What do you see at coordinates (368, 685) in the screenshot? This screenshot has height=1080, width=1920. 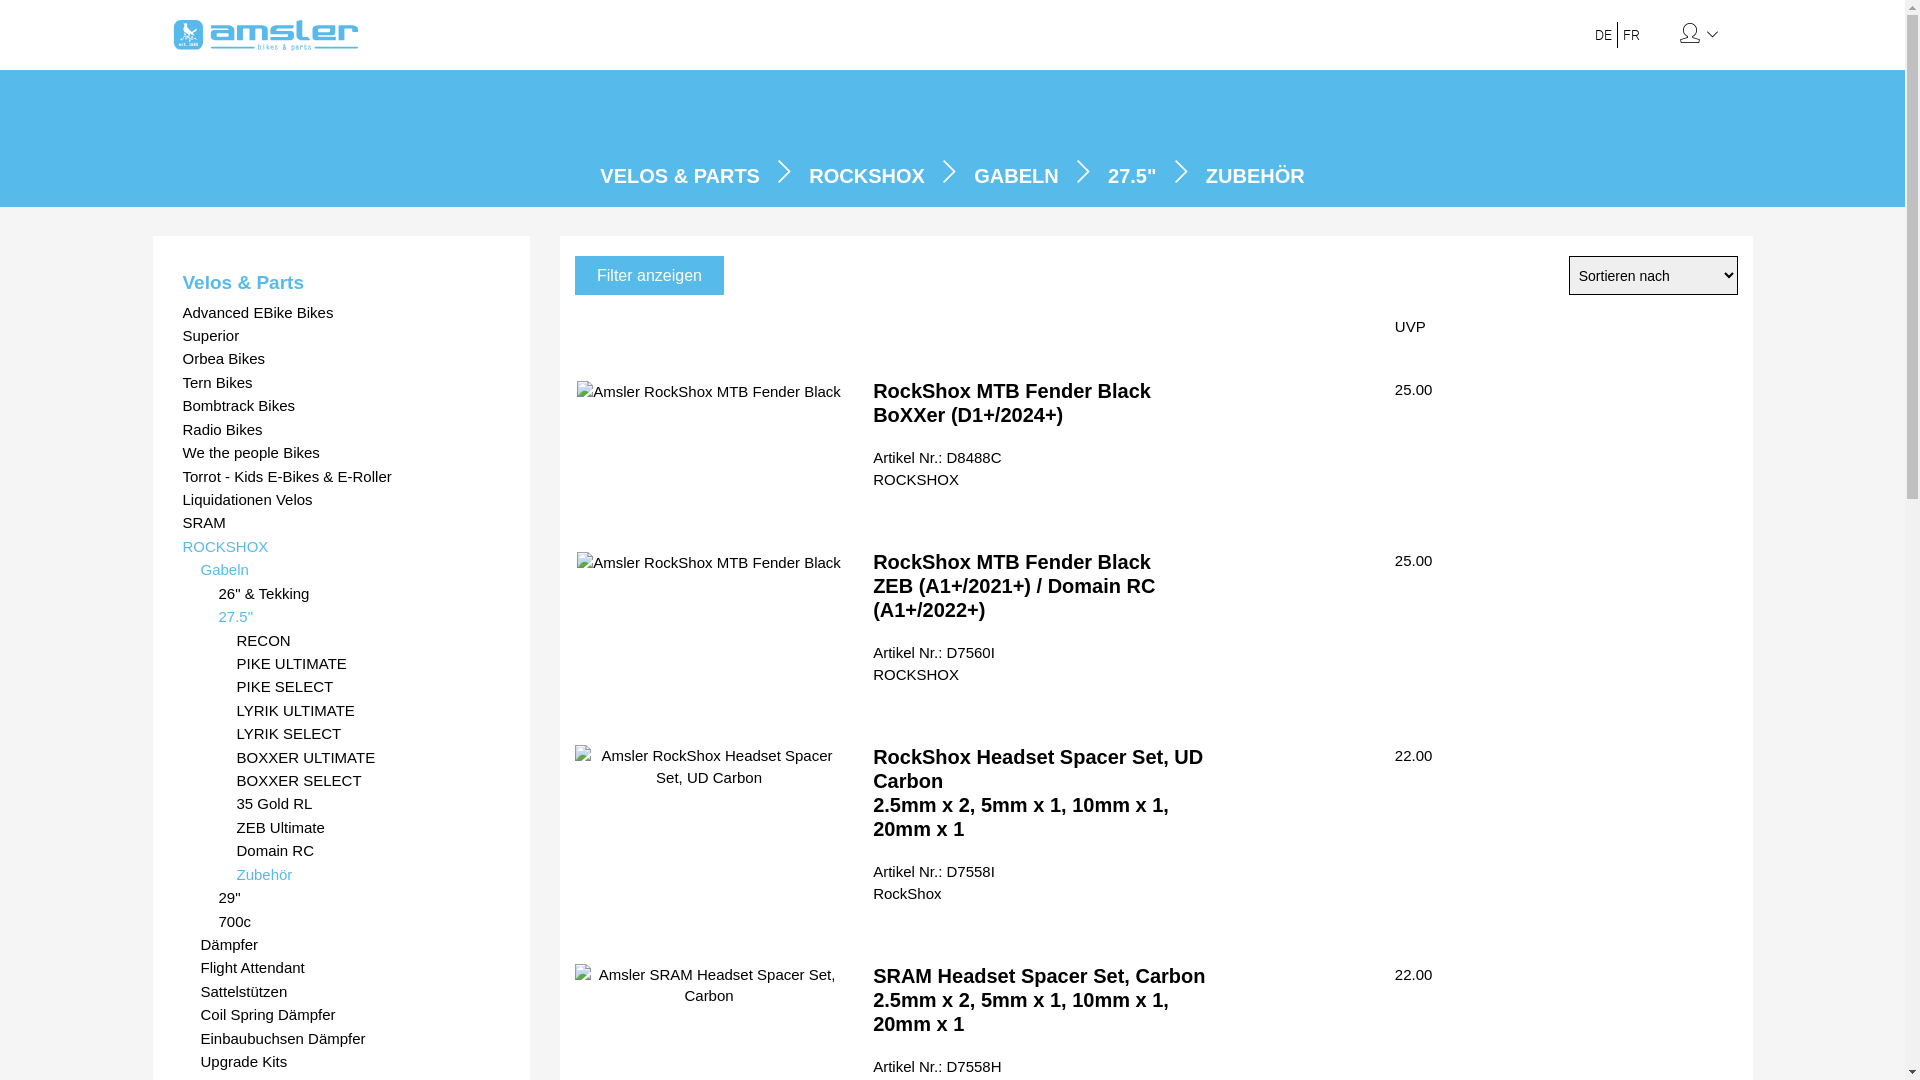 I see `'PIKE SELECT'` at bounding box center [368, 685].